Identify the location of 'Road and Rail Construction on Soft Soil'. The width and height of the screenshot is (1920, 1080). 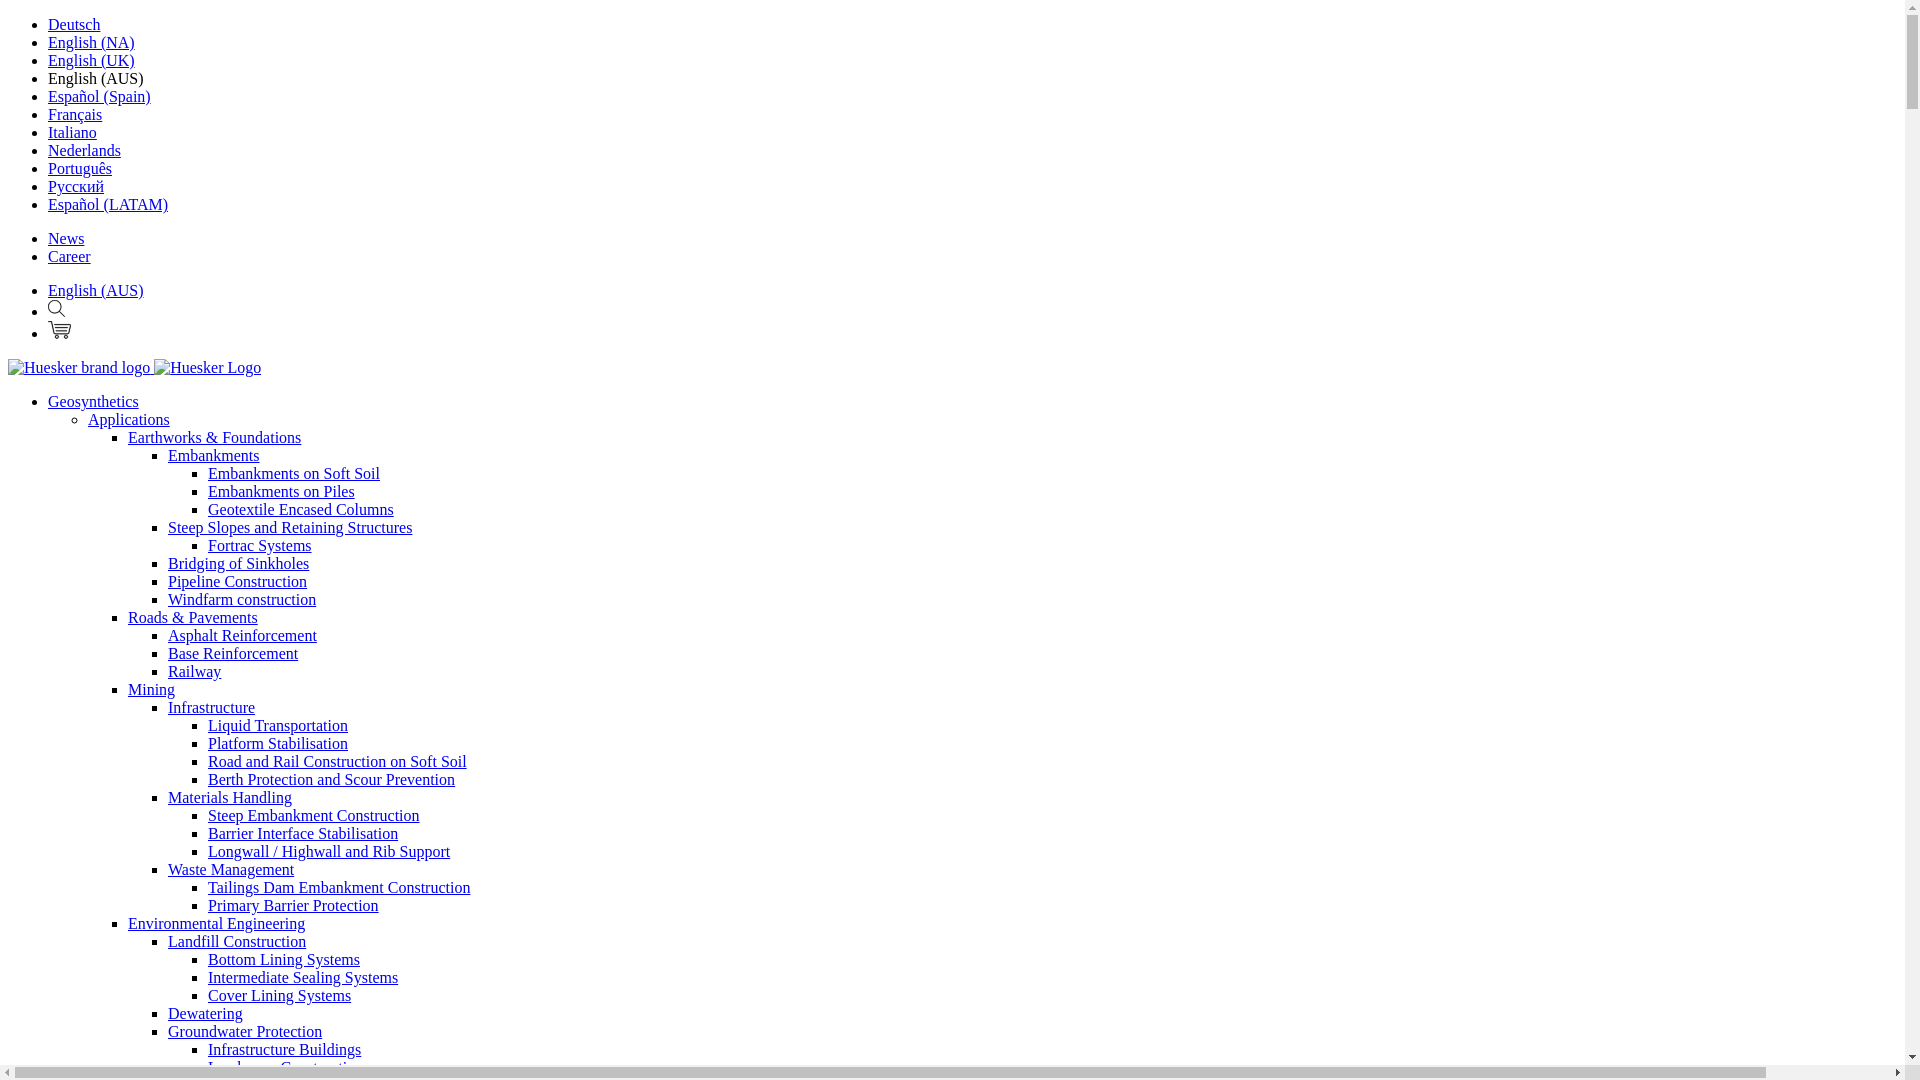
(337, 761).